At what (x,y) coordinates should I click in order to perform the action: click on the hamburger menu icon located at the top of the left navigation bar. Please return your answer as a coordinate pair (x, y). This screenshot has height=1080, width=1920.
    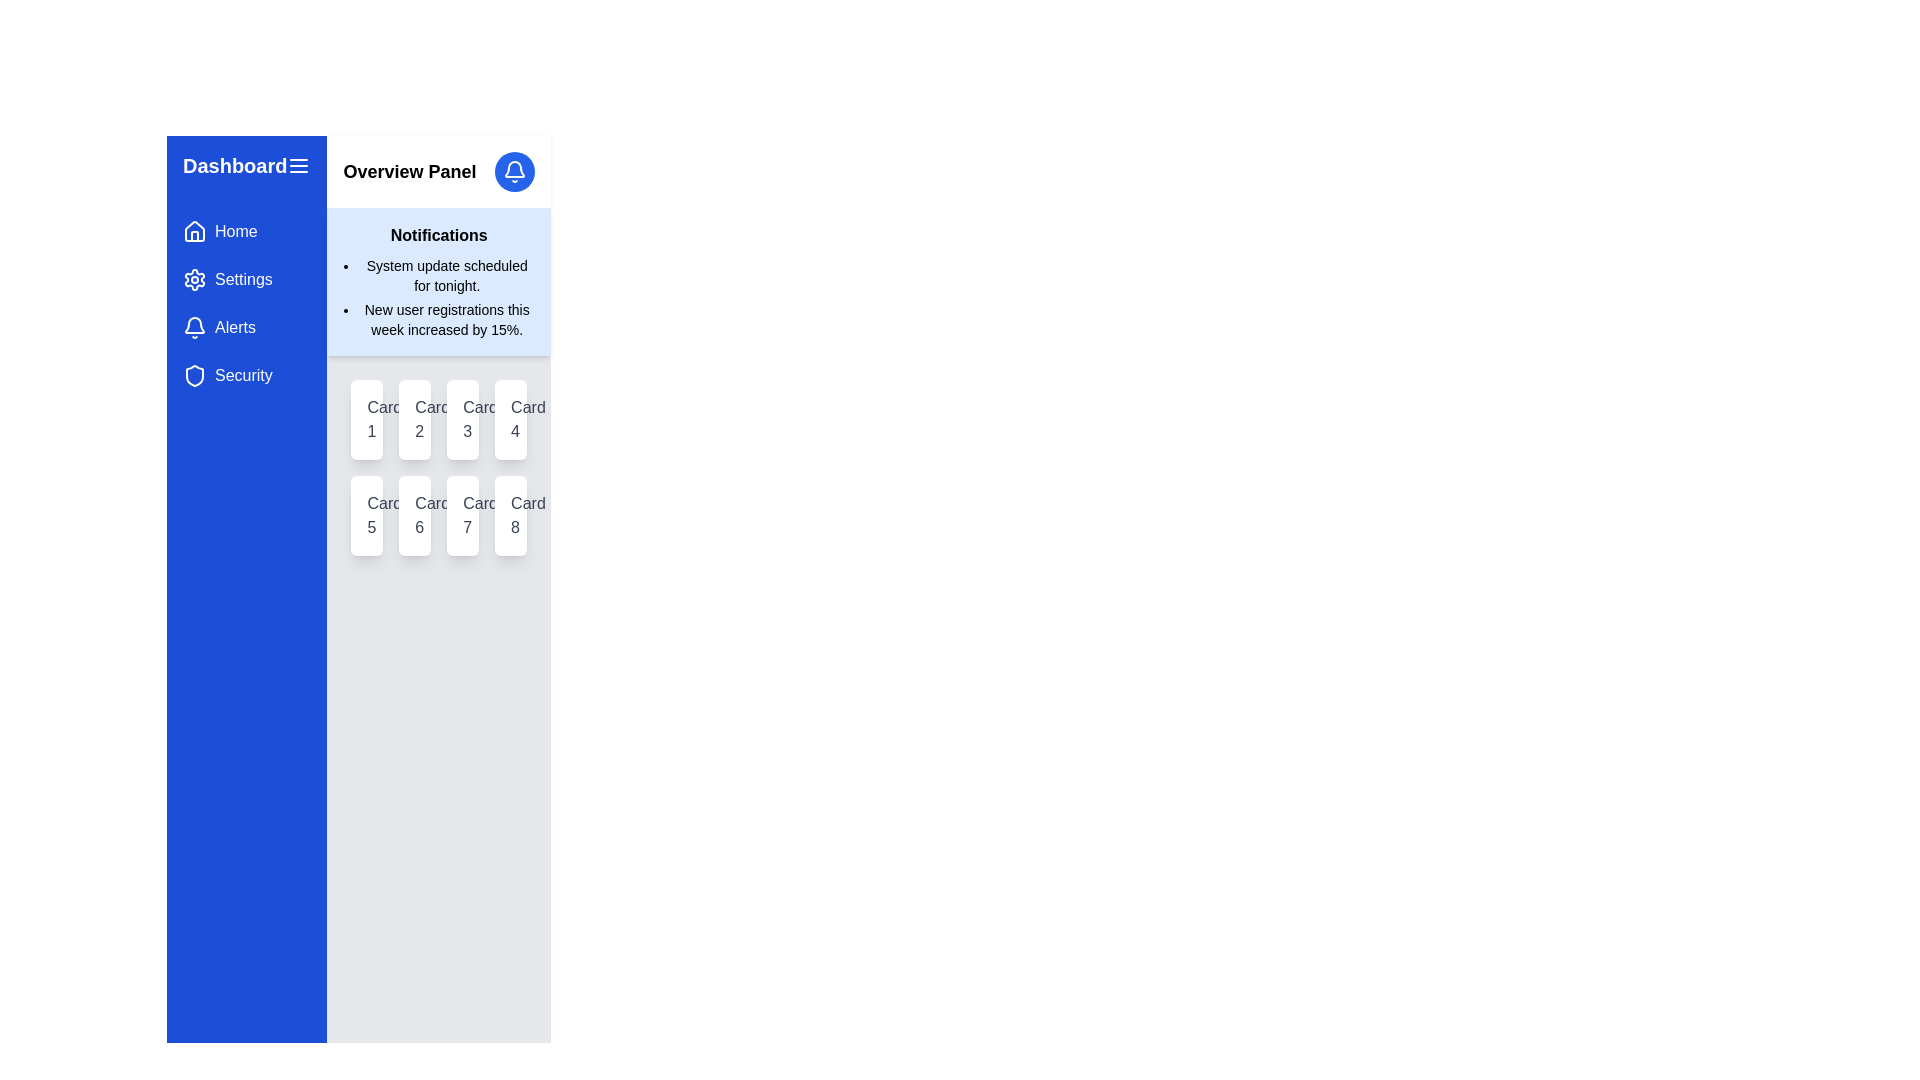
    Looking at the image, I should click on (246, 164).